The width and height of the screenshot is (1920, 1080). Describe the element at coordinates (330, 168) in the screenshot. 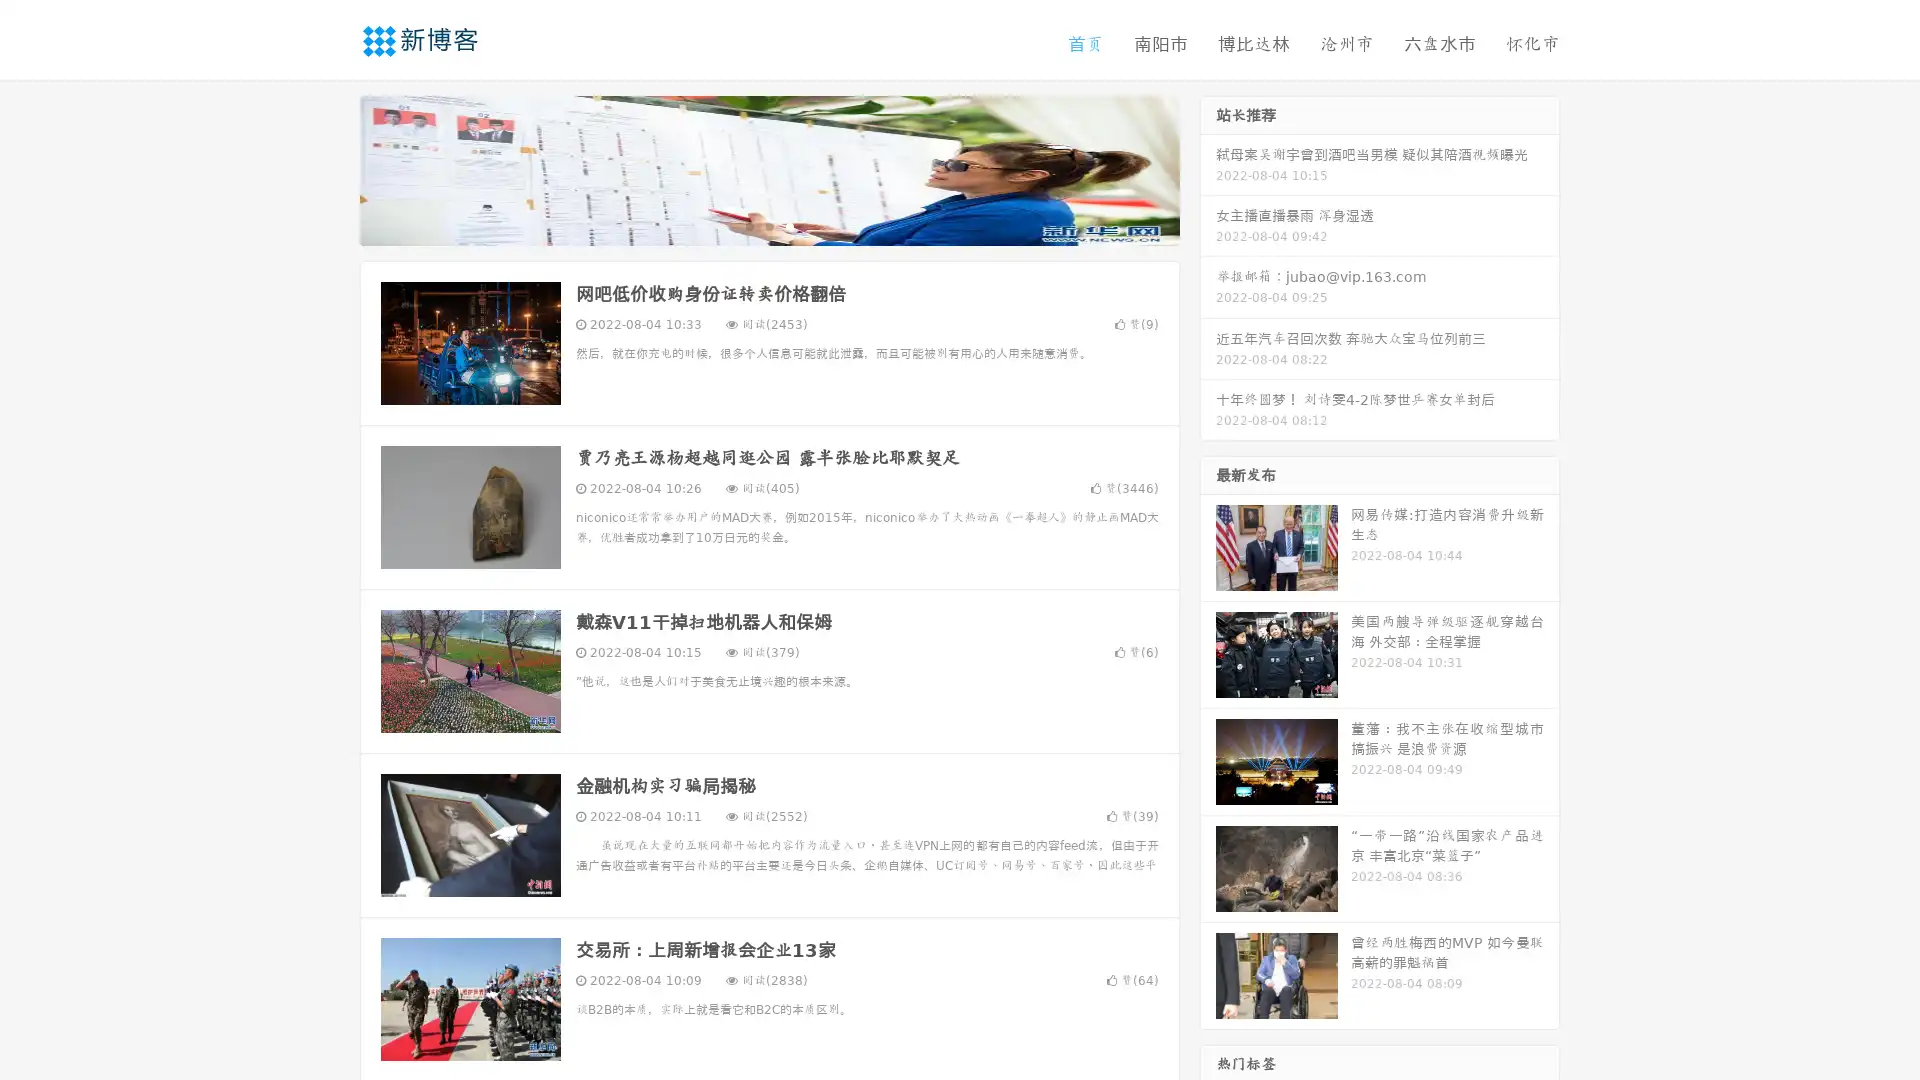

I see `Previous slide` at that location.